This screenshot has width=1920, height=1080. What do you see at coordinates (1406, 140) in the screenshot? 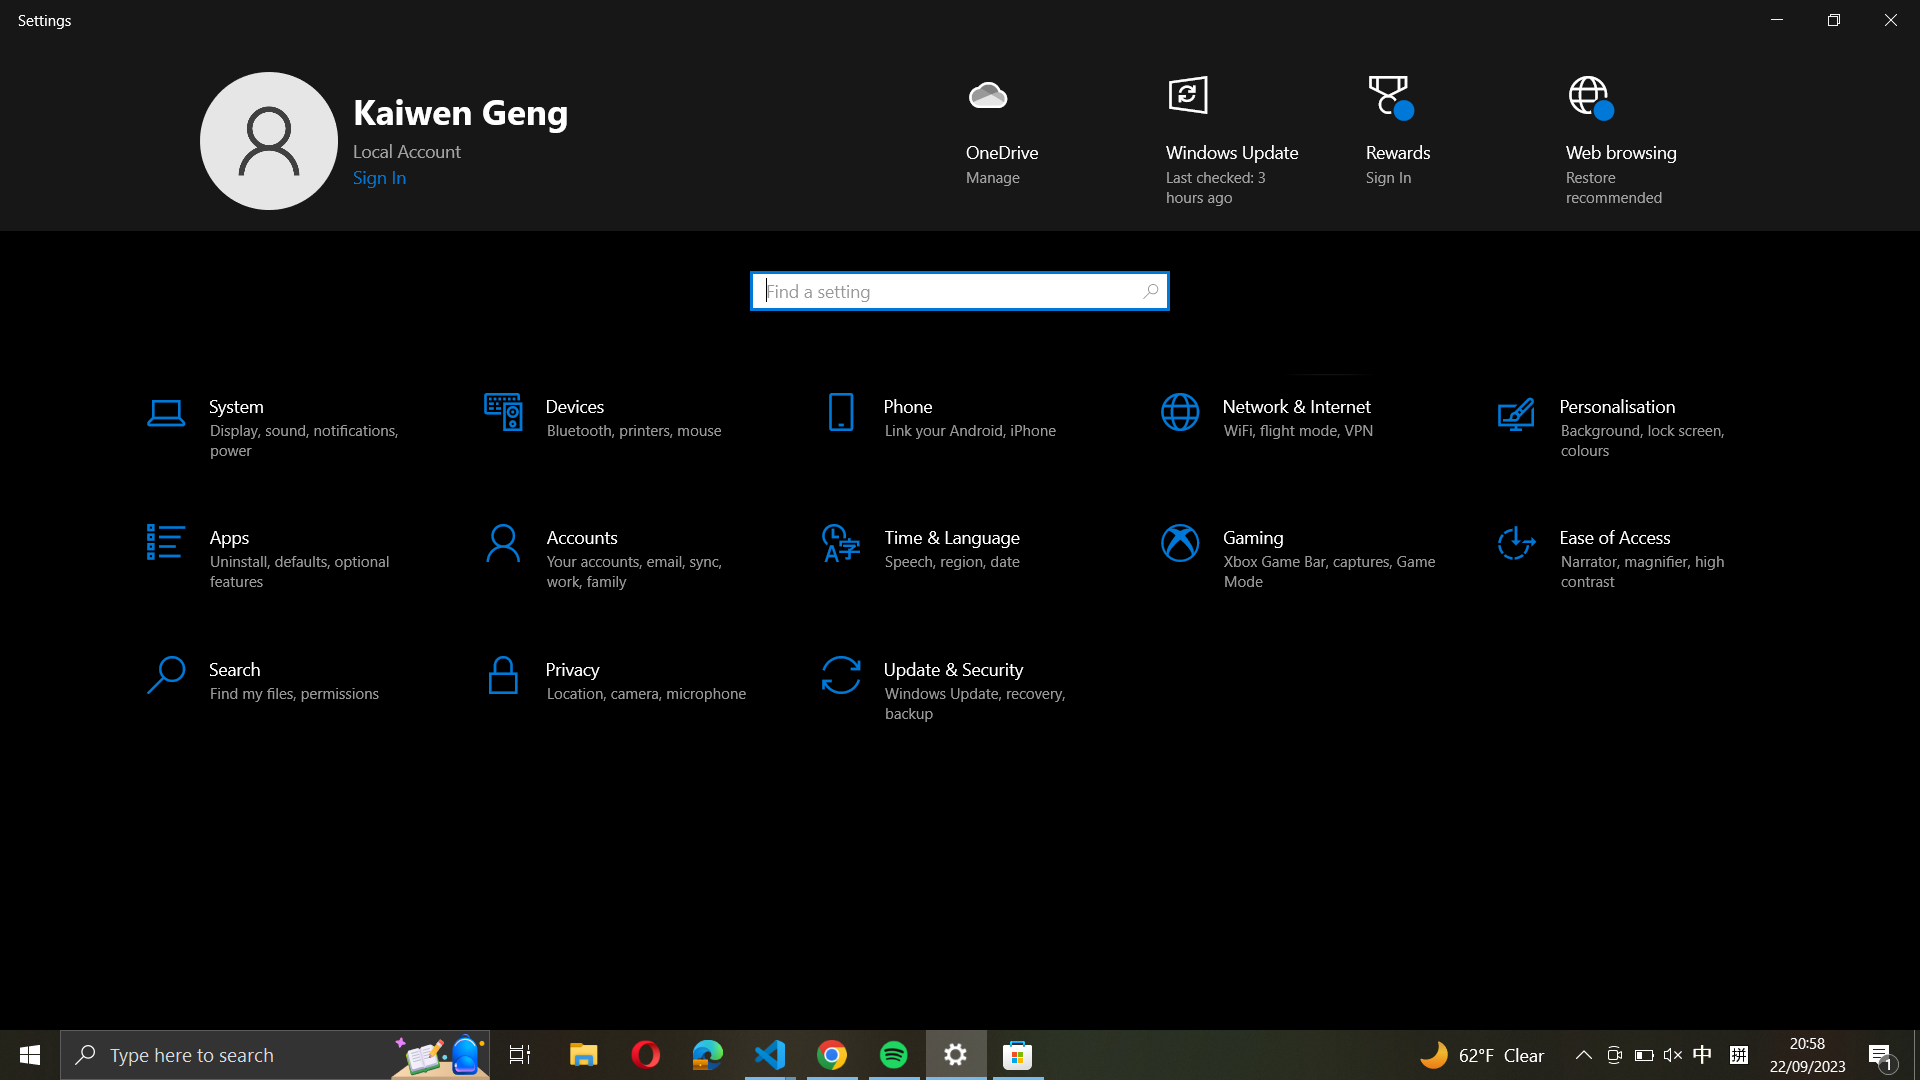
I see `the "Rewards" feature` at bounding box center [1406, 140].